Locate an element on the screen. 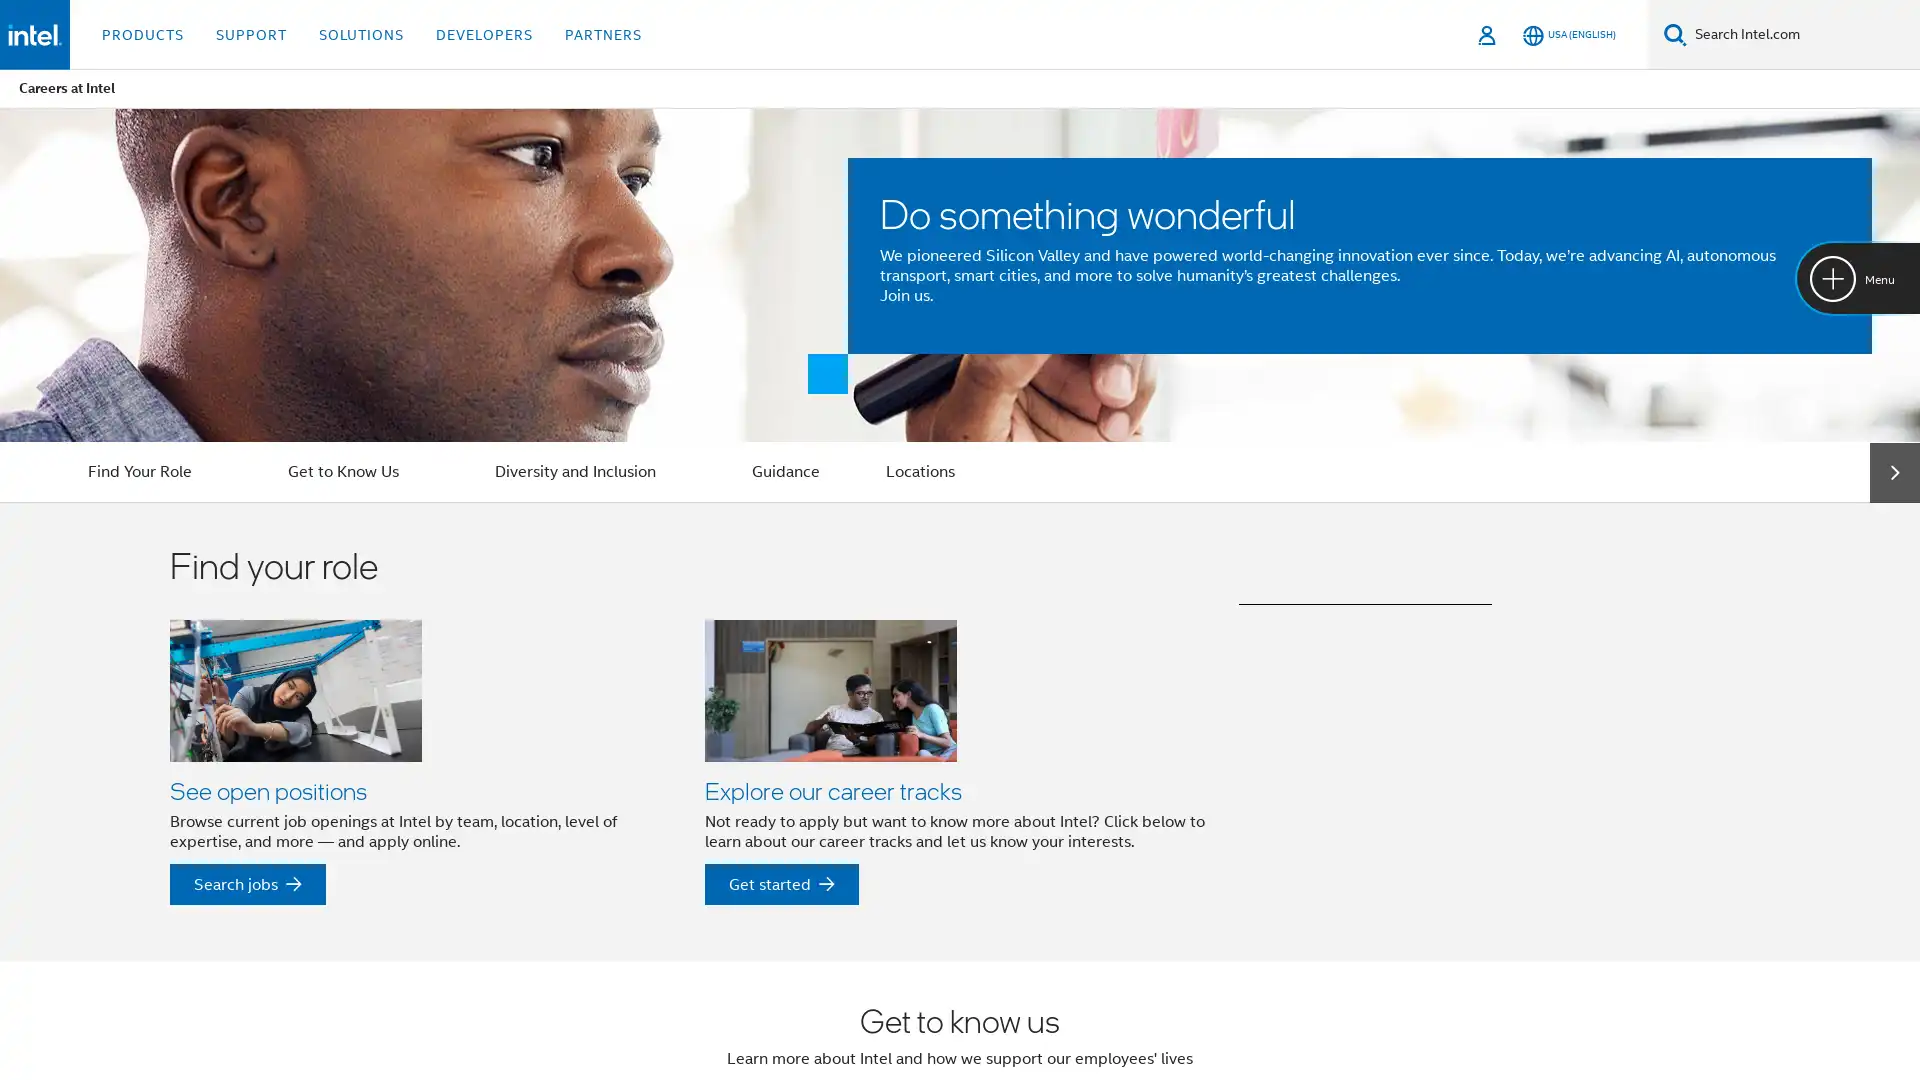 The width and height of the screenshot is (1920, 1080). Search is located at coordinates (1675, 34).